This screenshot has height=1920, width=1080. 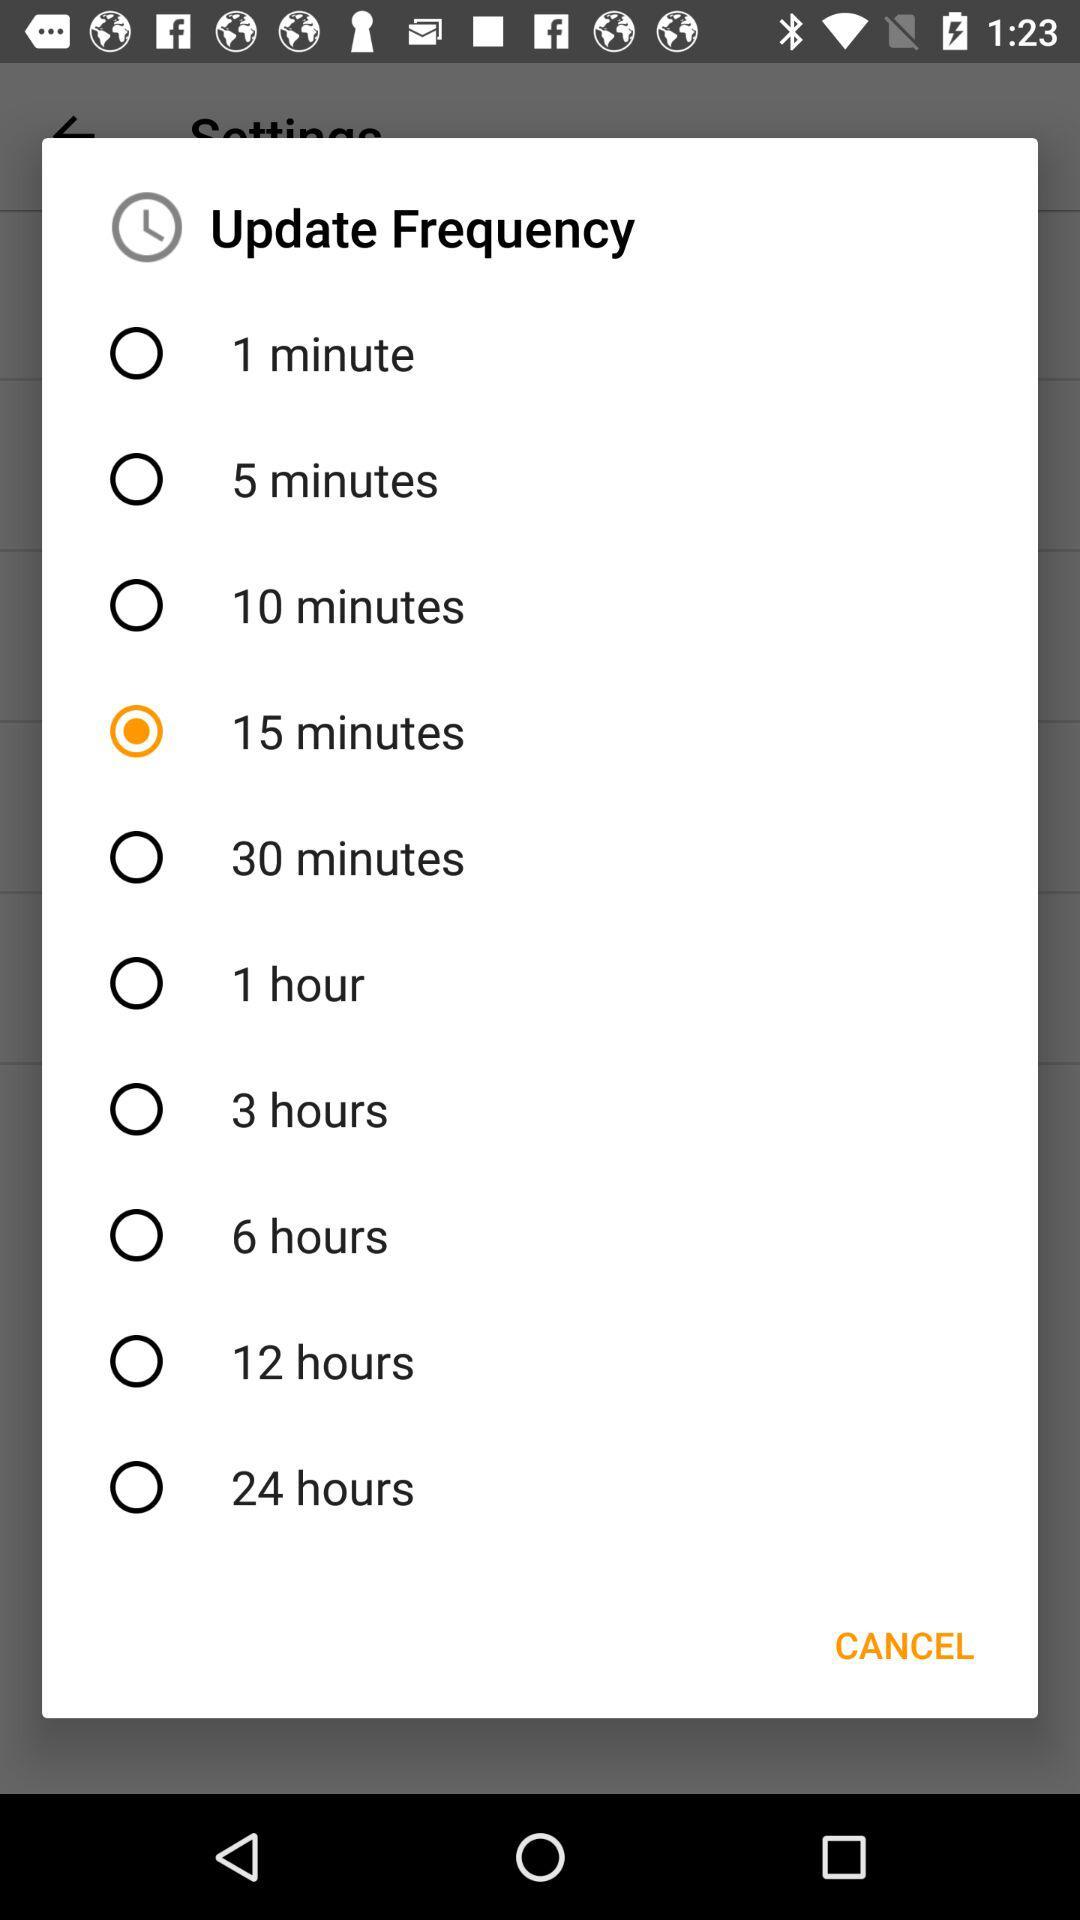 I want to click on 10 minutes, so click(x=540, y=604).